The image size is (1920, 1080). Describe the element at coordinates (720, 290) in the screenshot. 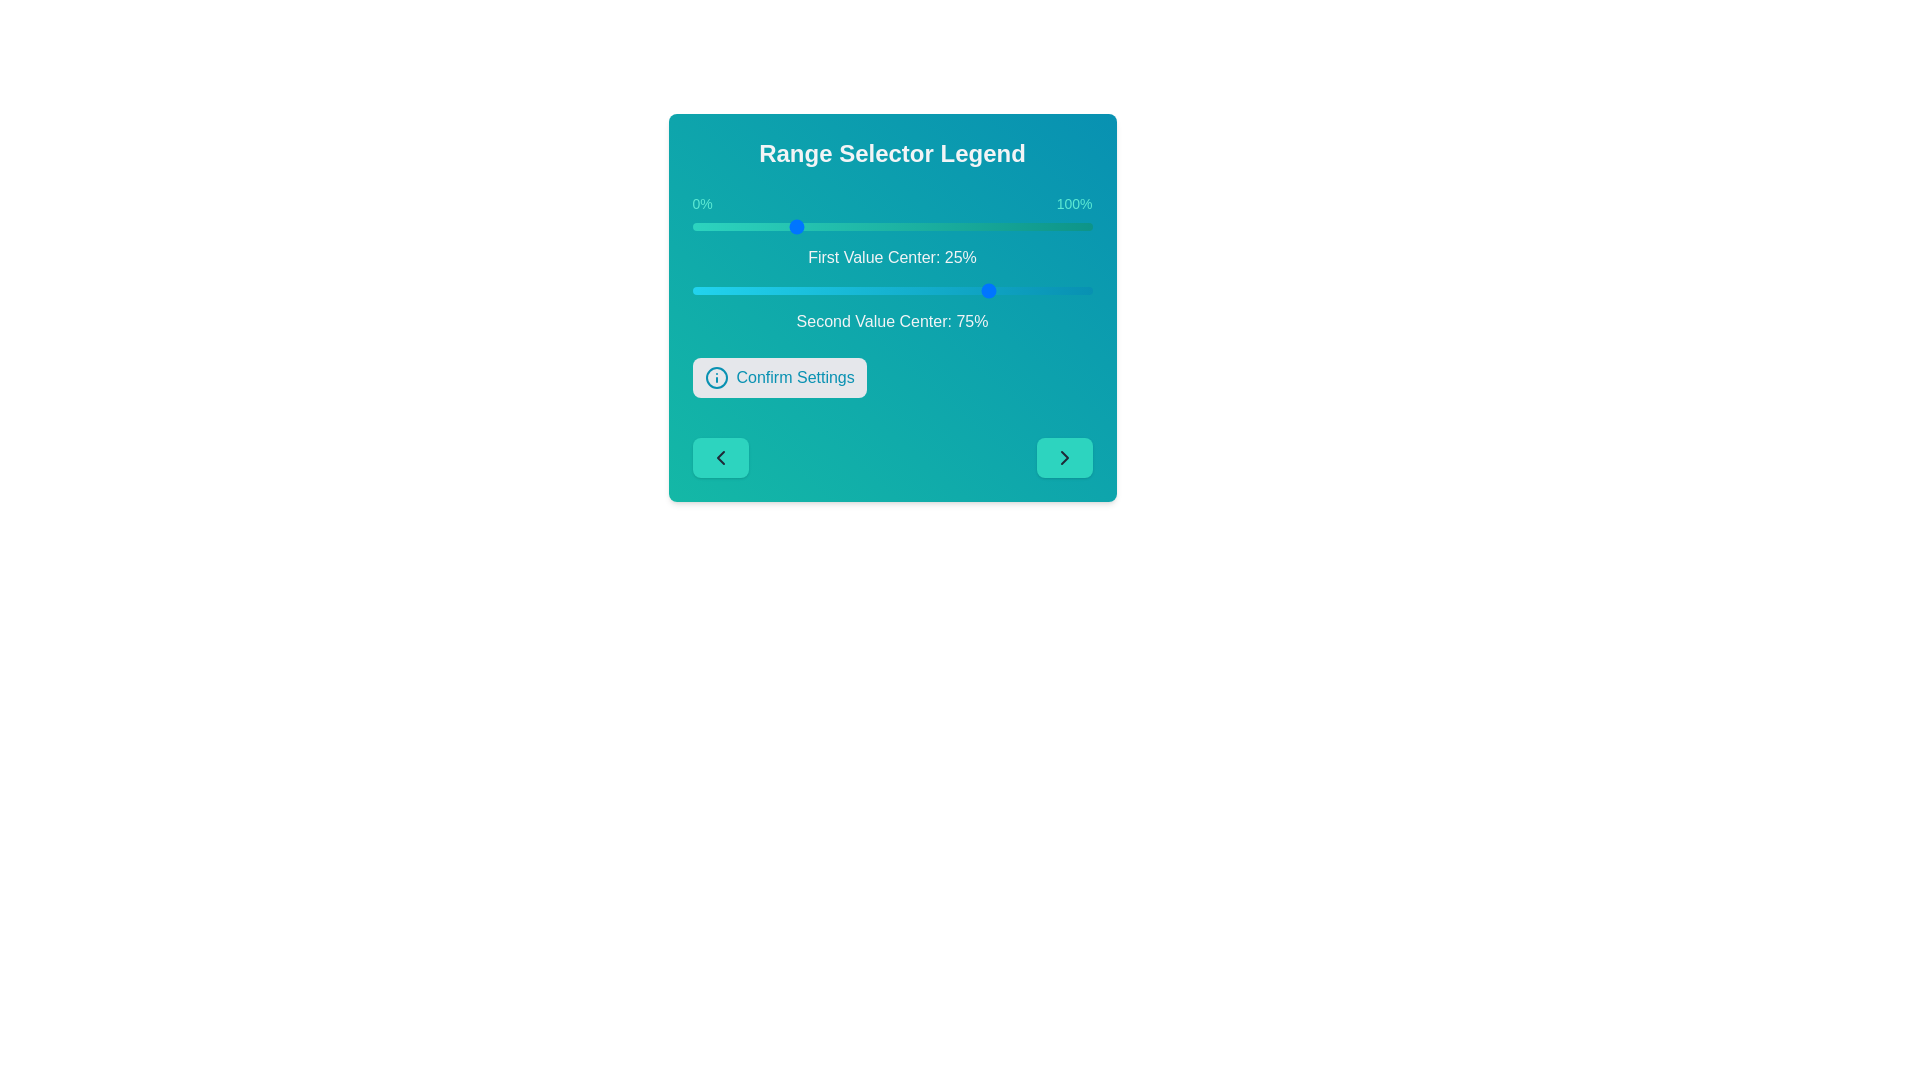

I see `the slider value` at that location.